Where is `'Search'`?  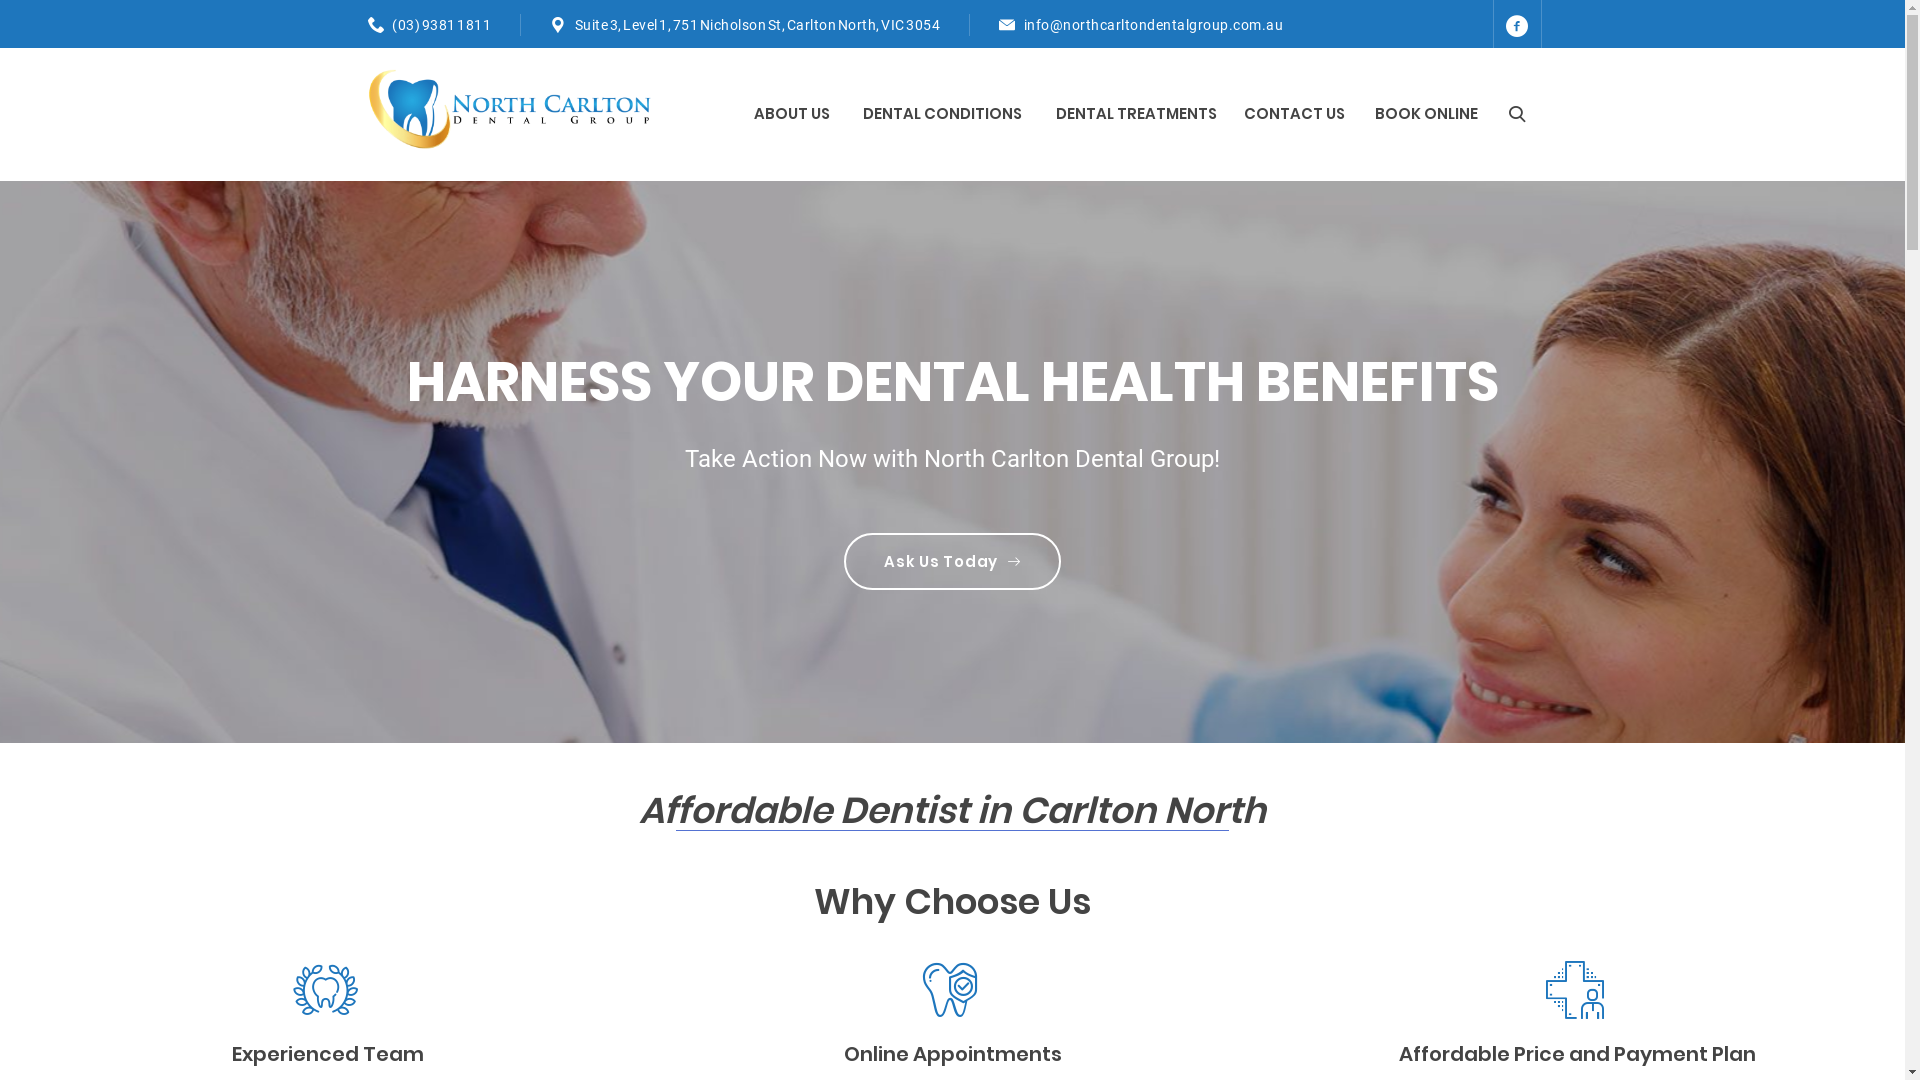
'Search' is located at coordinates (1496, 114).